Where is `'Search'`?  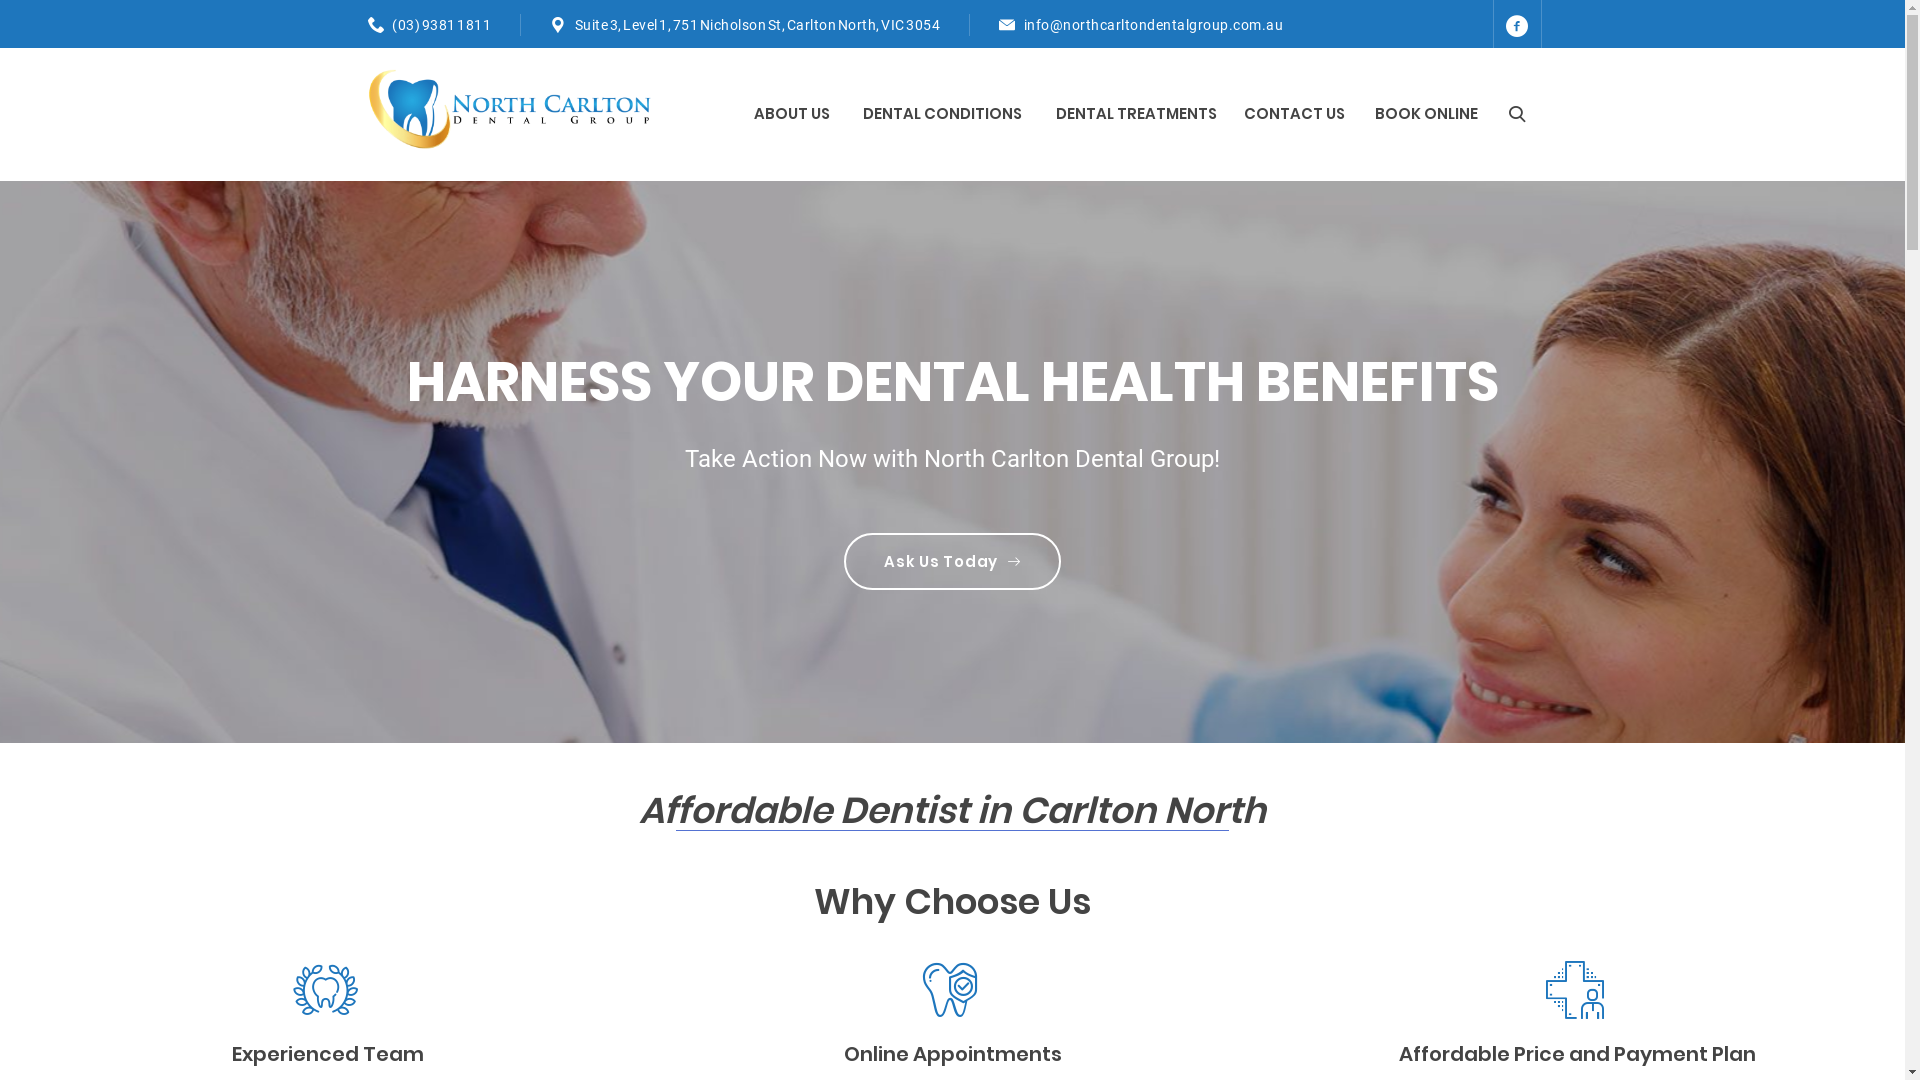
'Search' is located at coordinates (1496, 114).